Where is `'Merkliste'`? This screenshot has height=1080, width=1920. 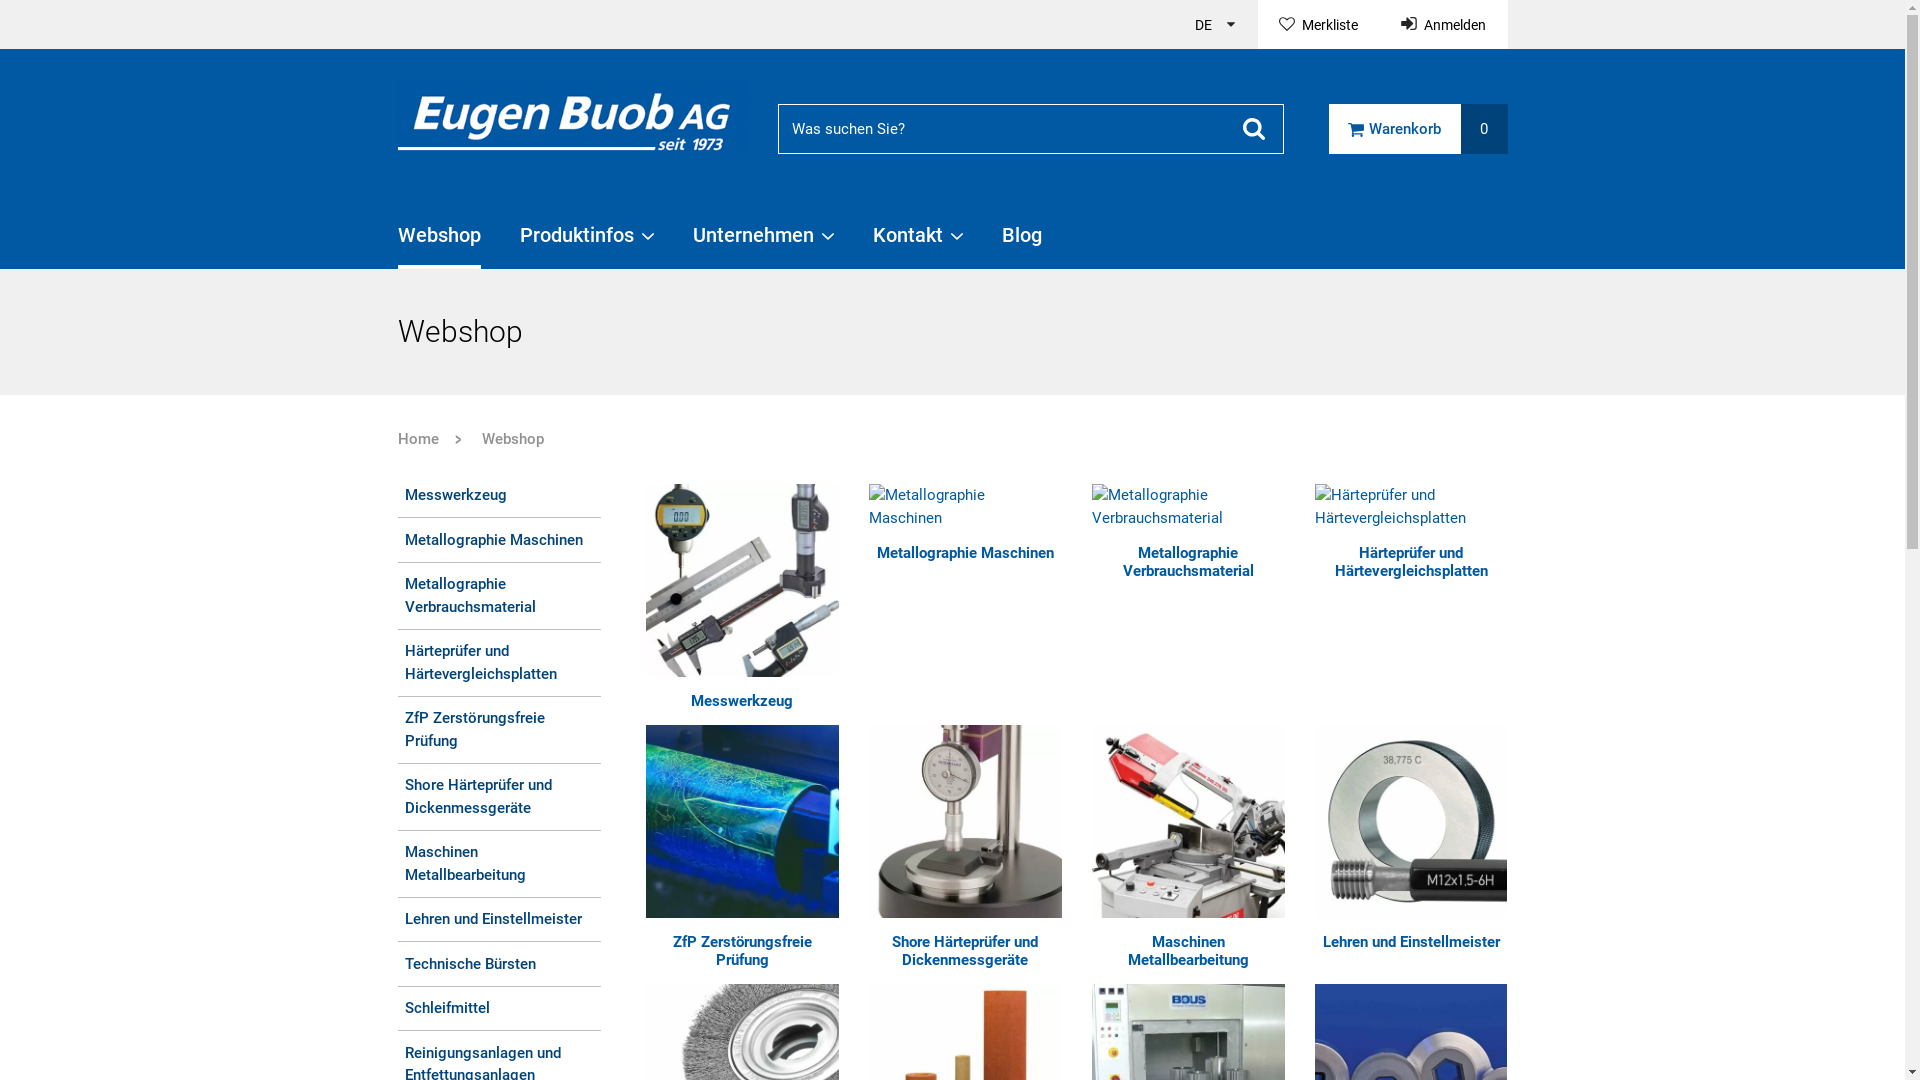
'Merkliste' is located at coordinates (1256, 24).